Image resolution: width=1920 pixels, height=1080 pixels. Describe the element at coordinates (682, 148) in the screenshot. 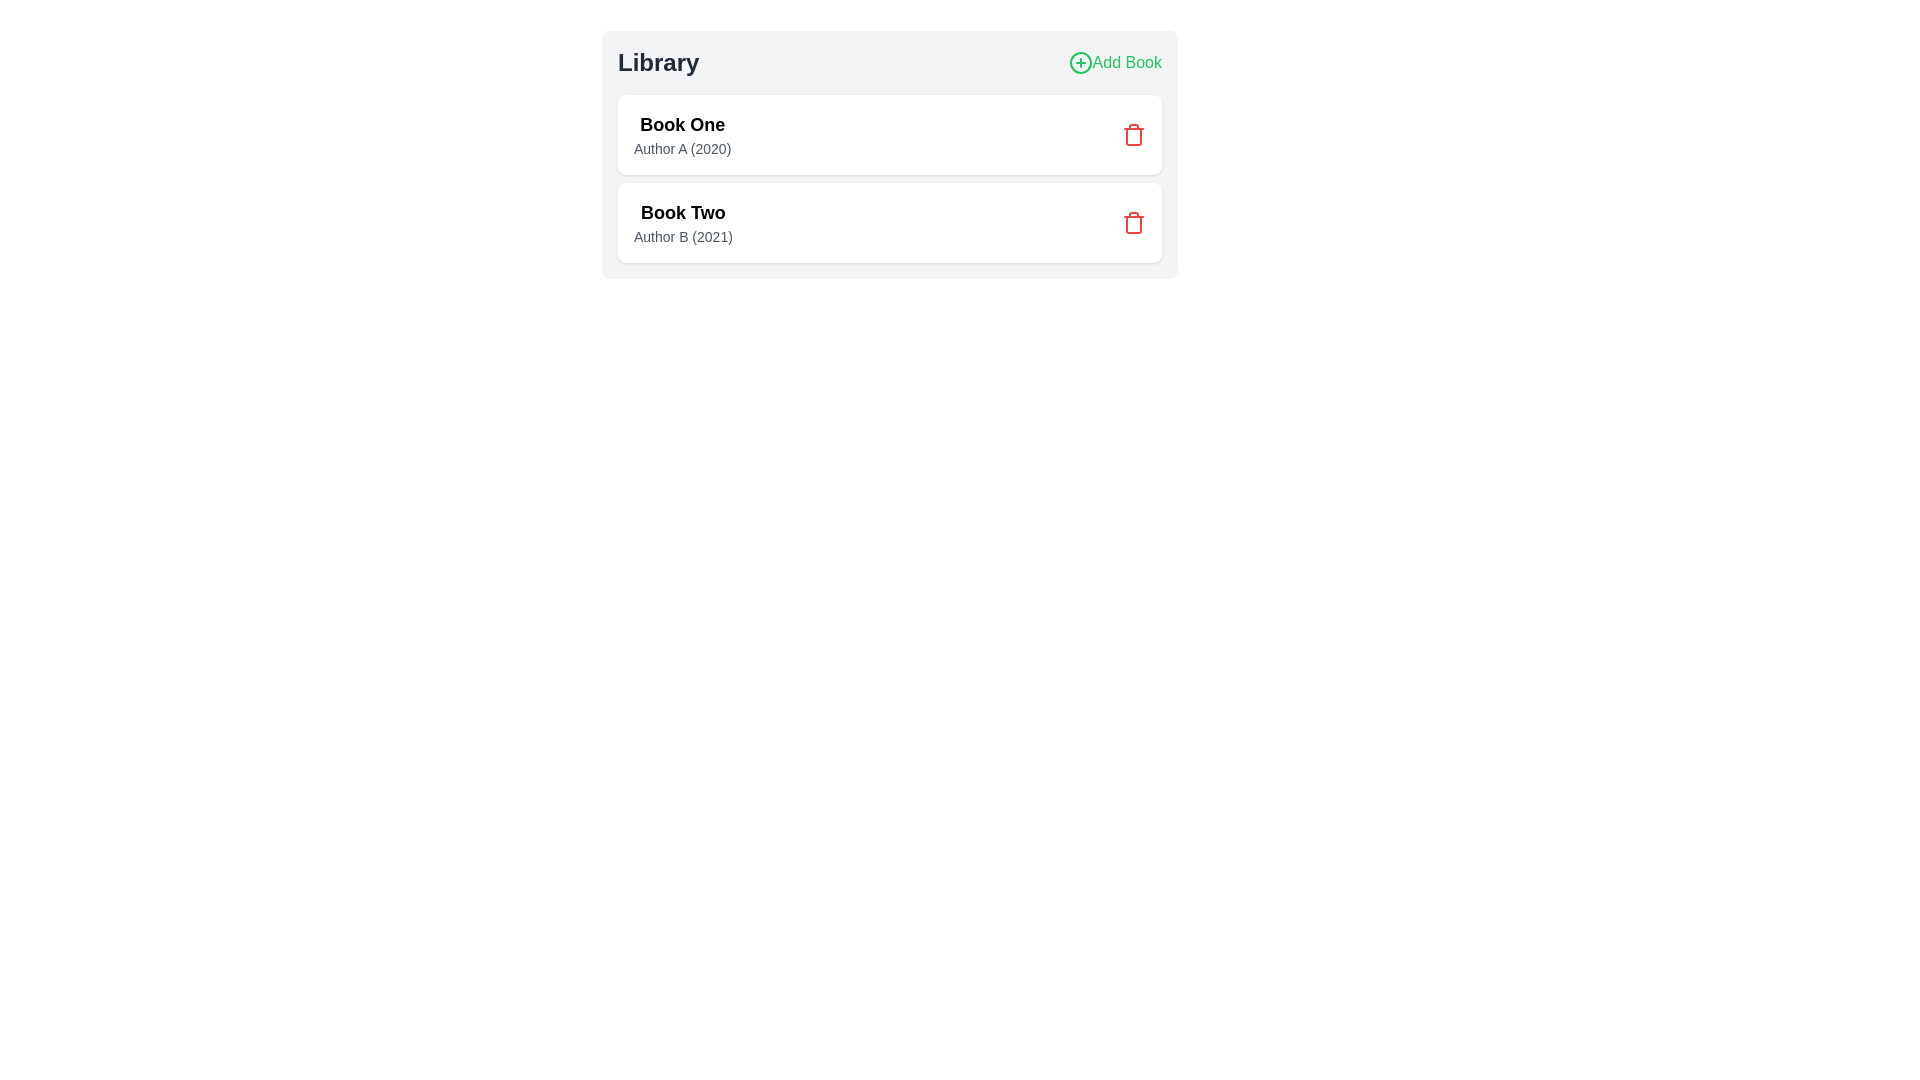

I see `the static text displaying the author and publication year of 'Book One', located directly below its title in the first book entry of the library list` at that location.